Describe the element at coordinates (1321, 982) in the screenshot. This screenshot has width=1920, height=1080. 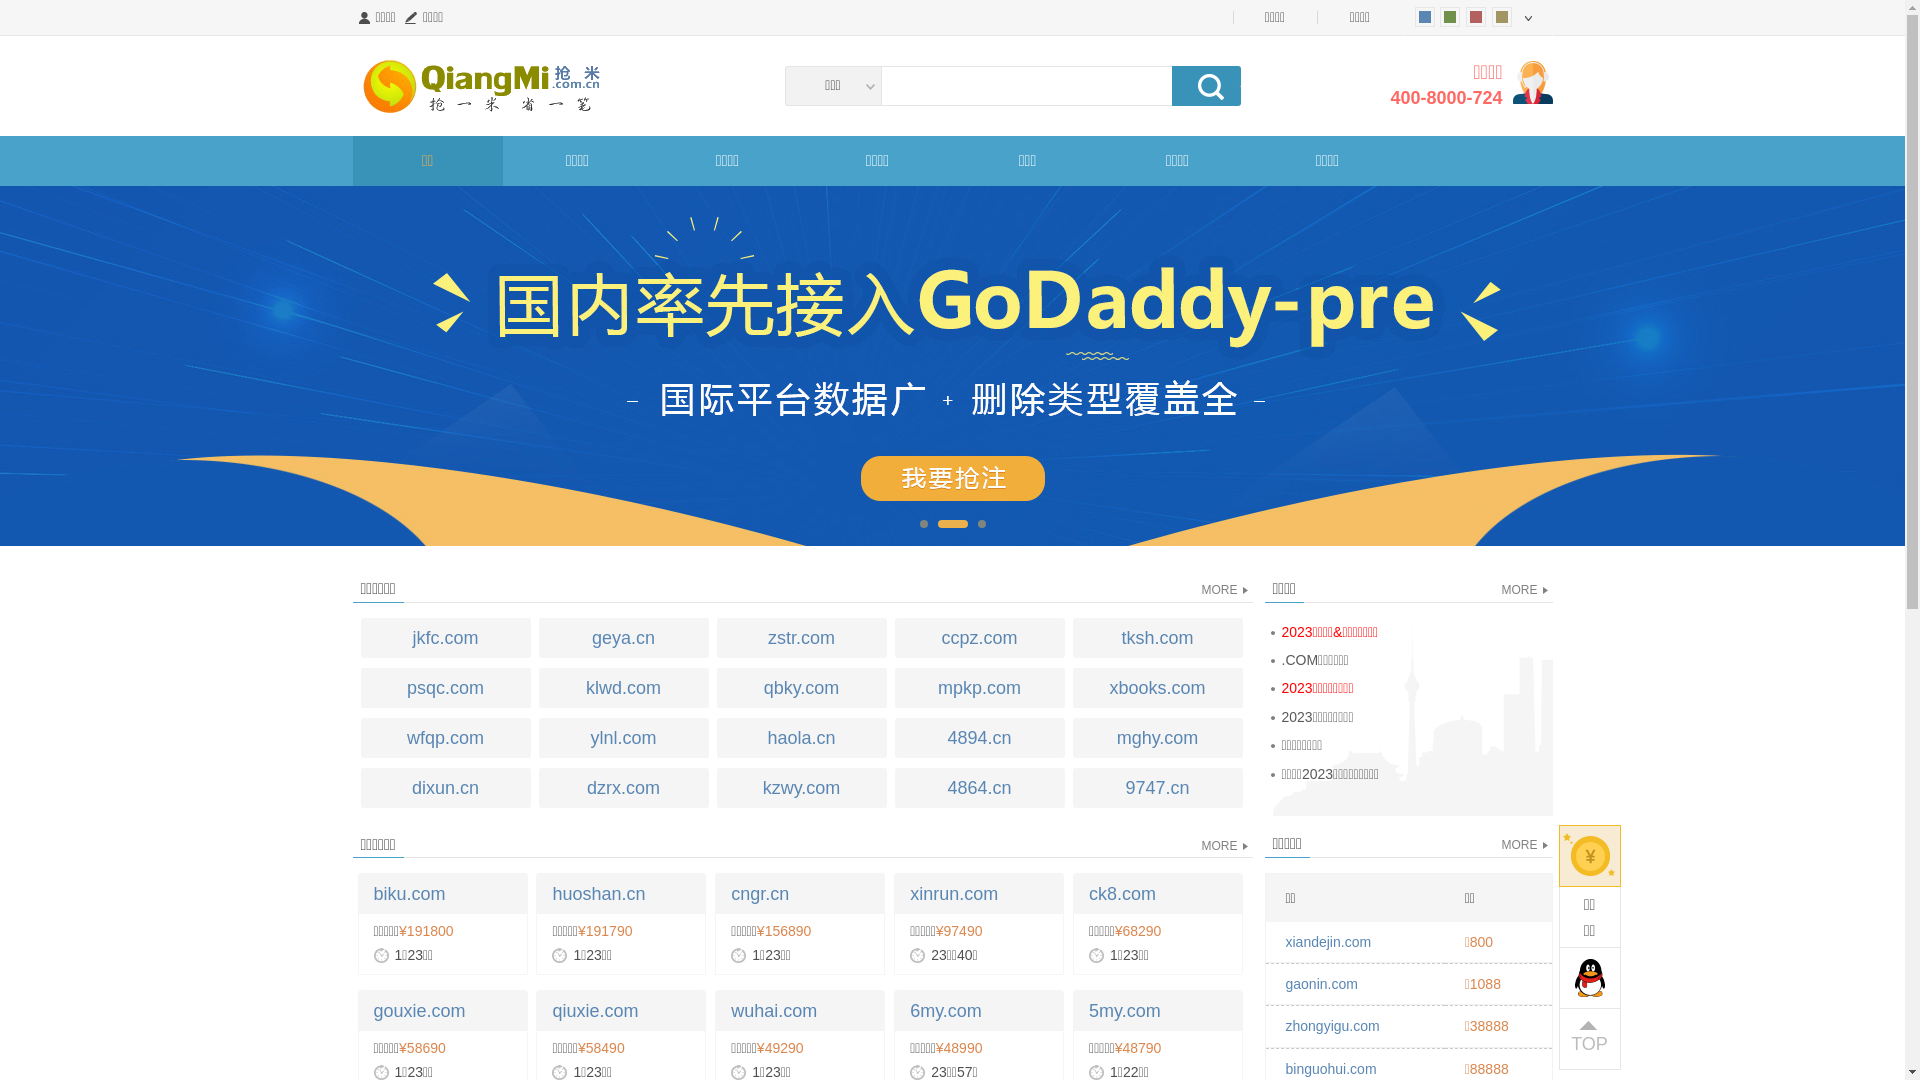
I see `'gaonin.com'` at that location.